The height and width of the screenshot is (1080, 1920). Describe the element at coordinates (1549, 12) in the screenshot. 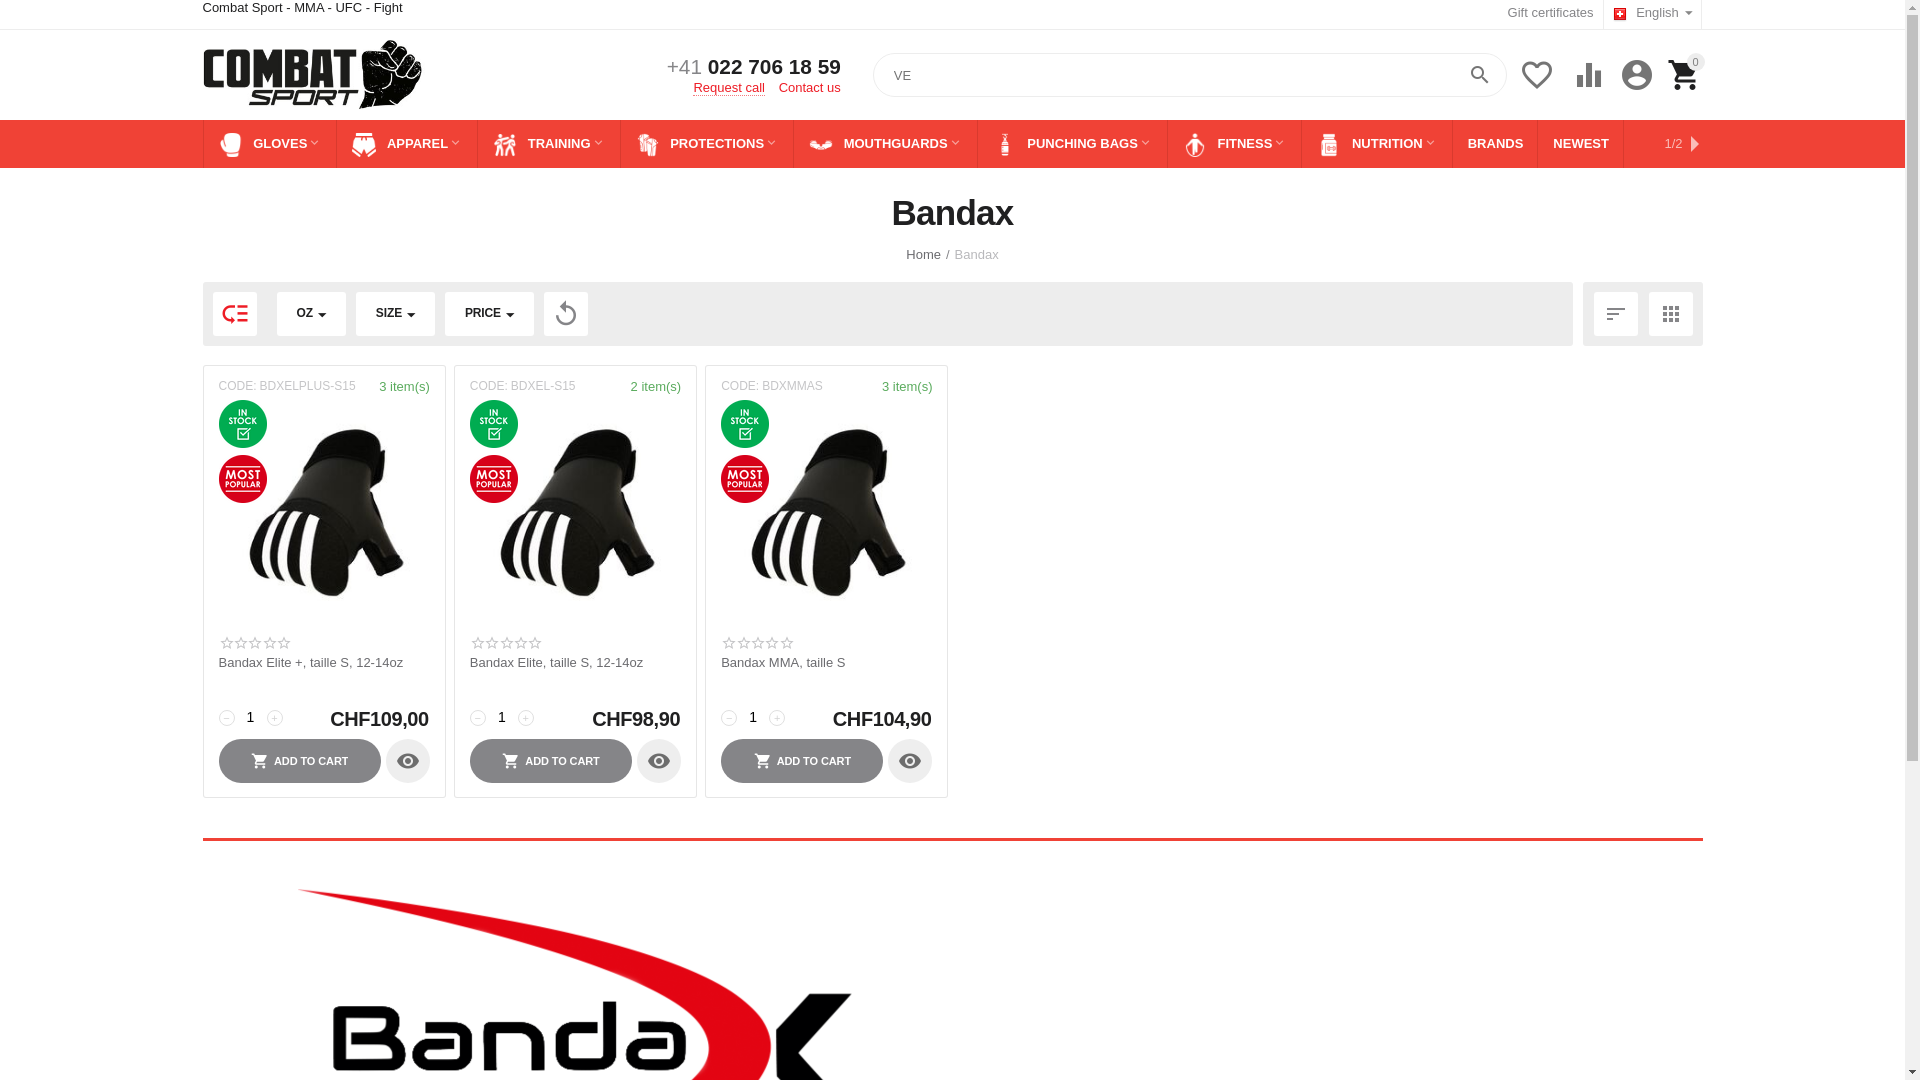

I see `'Gift certificates'` at that location.